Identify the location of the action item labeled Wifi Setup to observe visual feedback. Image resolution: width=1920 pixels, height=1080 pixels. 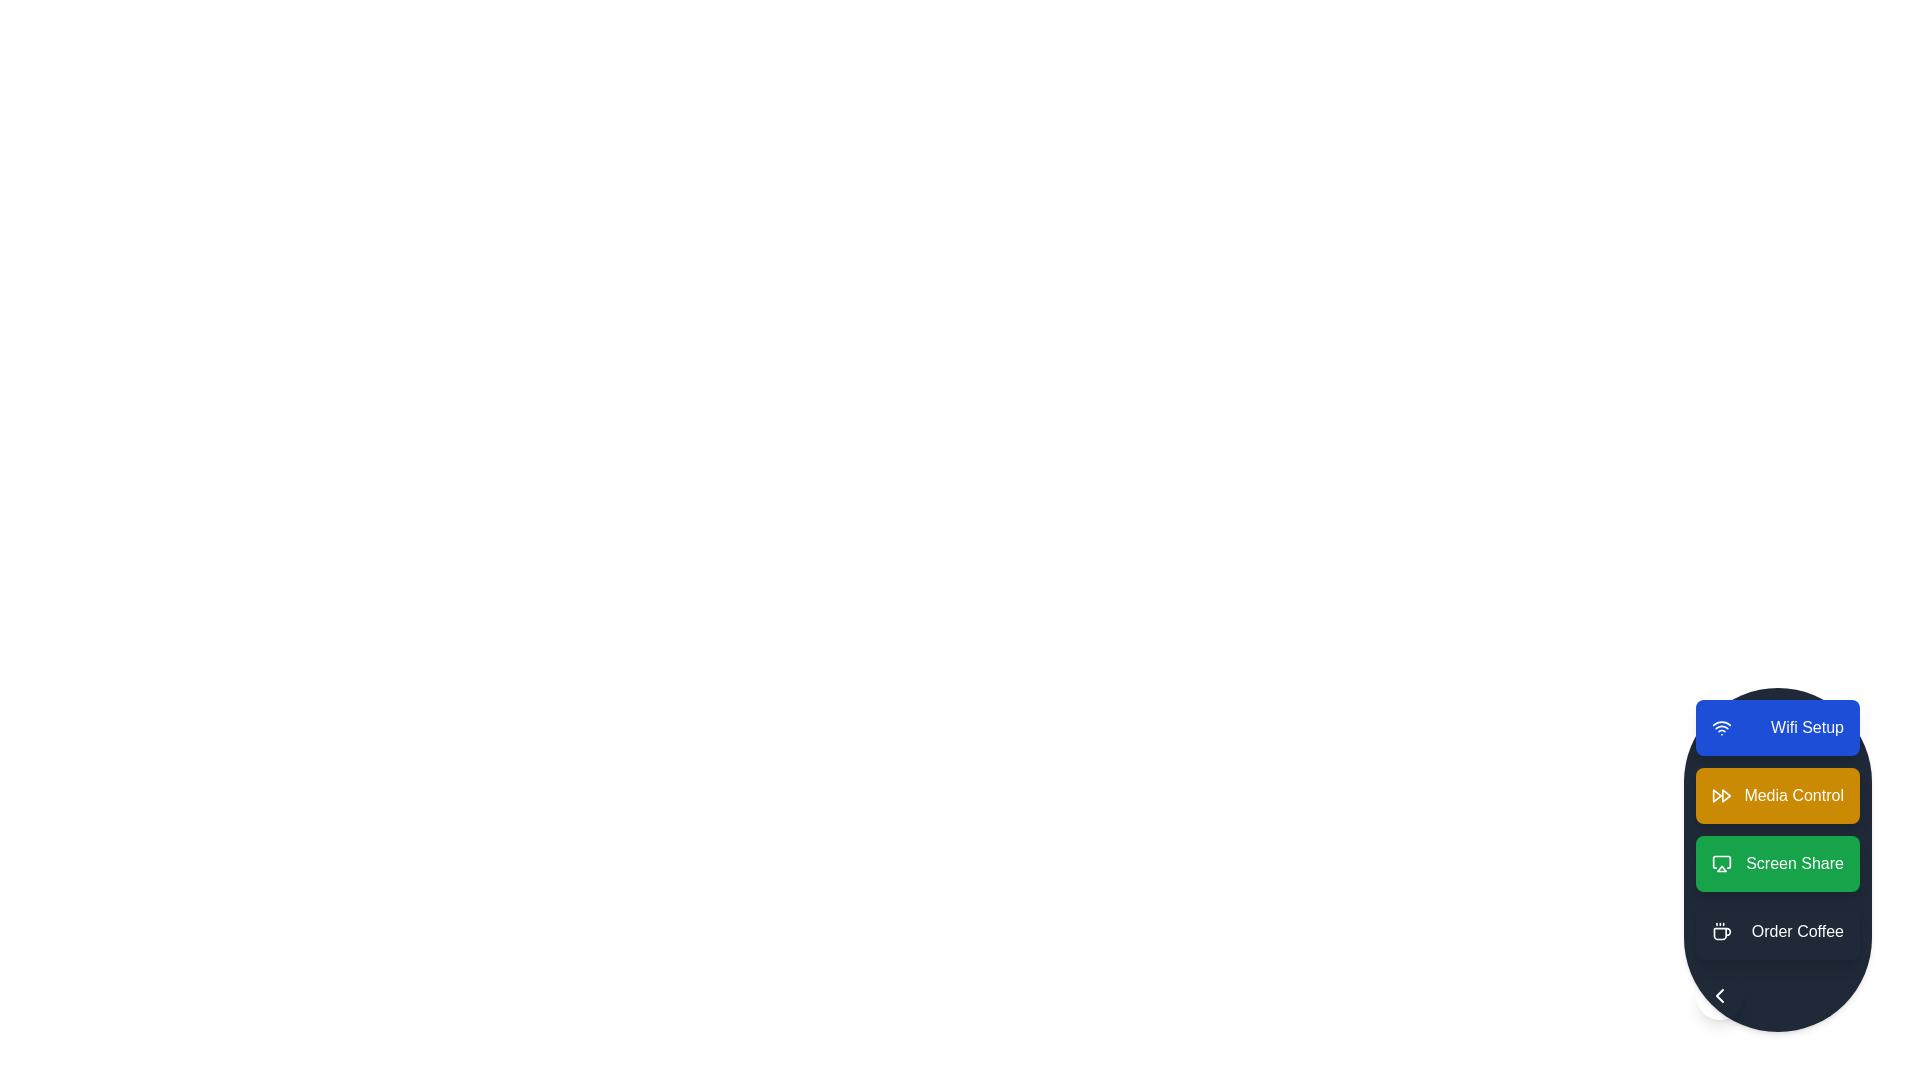
(1777, 728).